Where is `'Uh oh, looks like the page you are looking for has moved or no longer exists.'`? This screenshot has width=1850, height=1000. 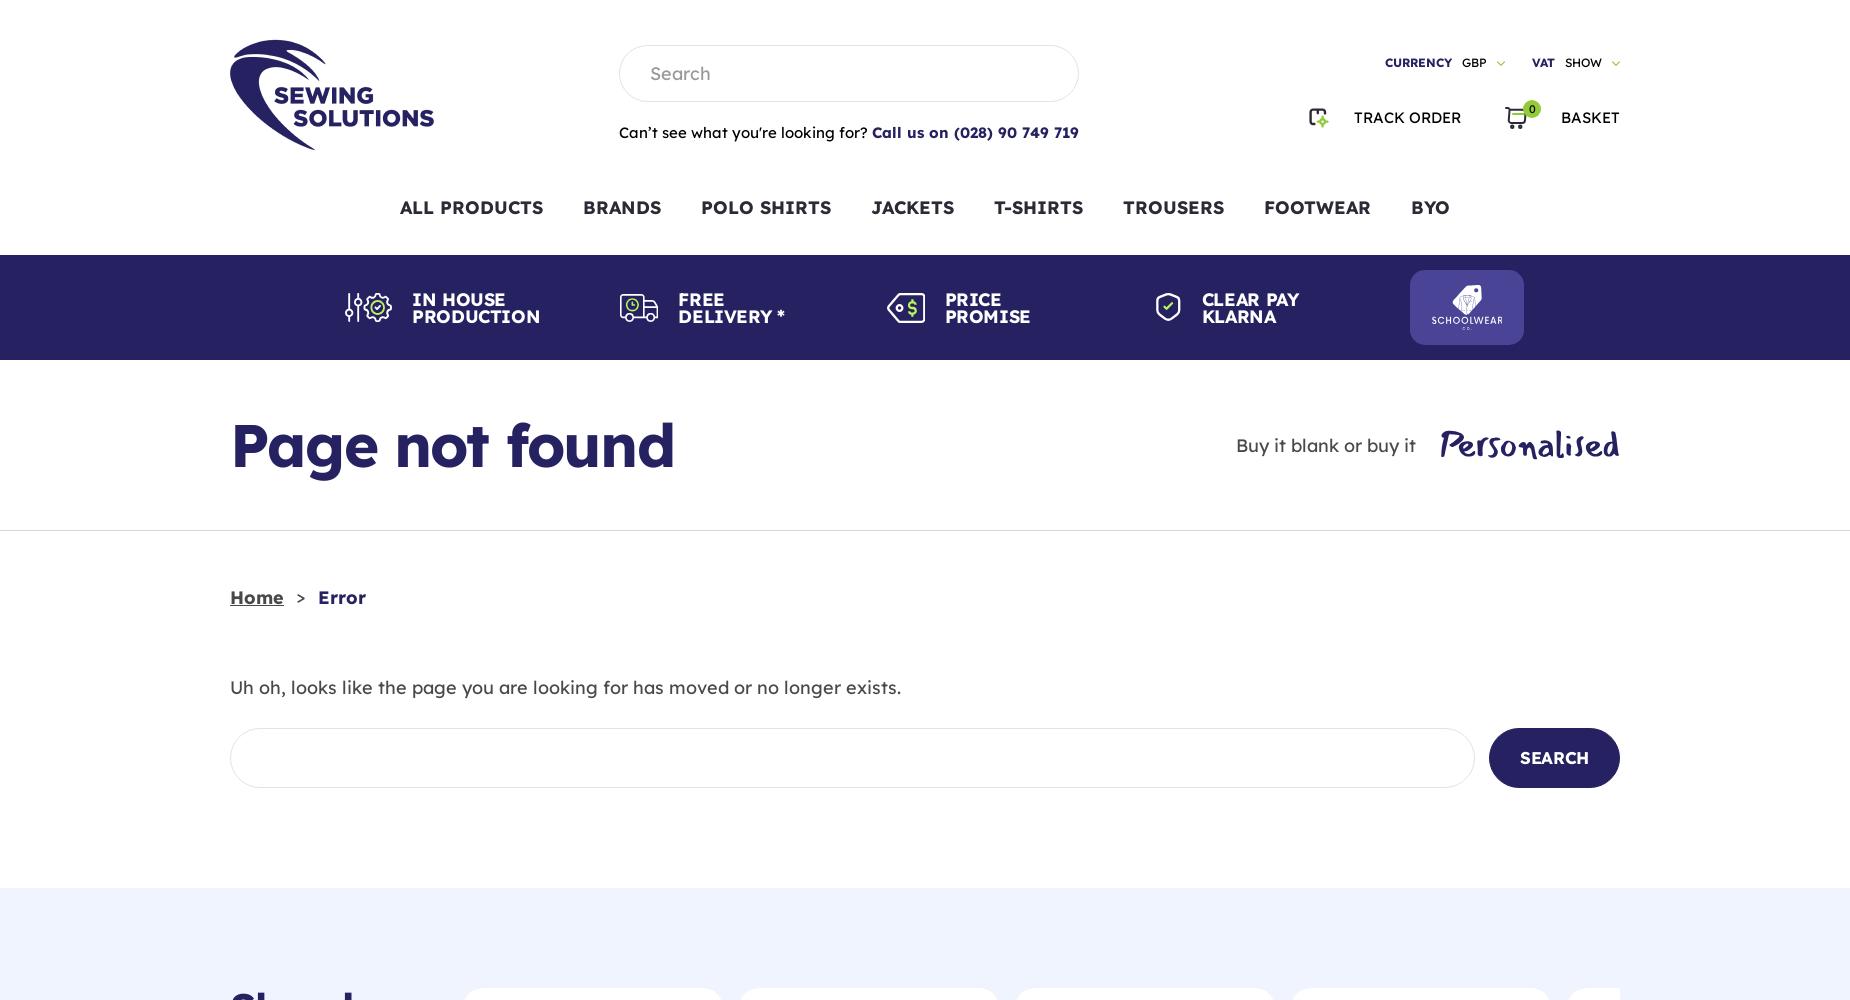 'Uh oh, looks like the page you are looking for has moved or no longer exists.' is located at coordinates (565, 687).